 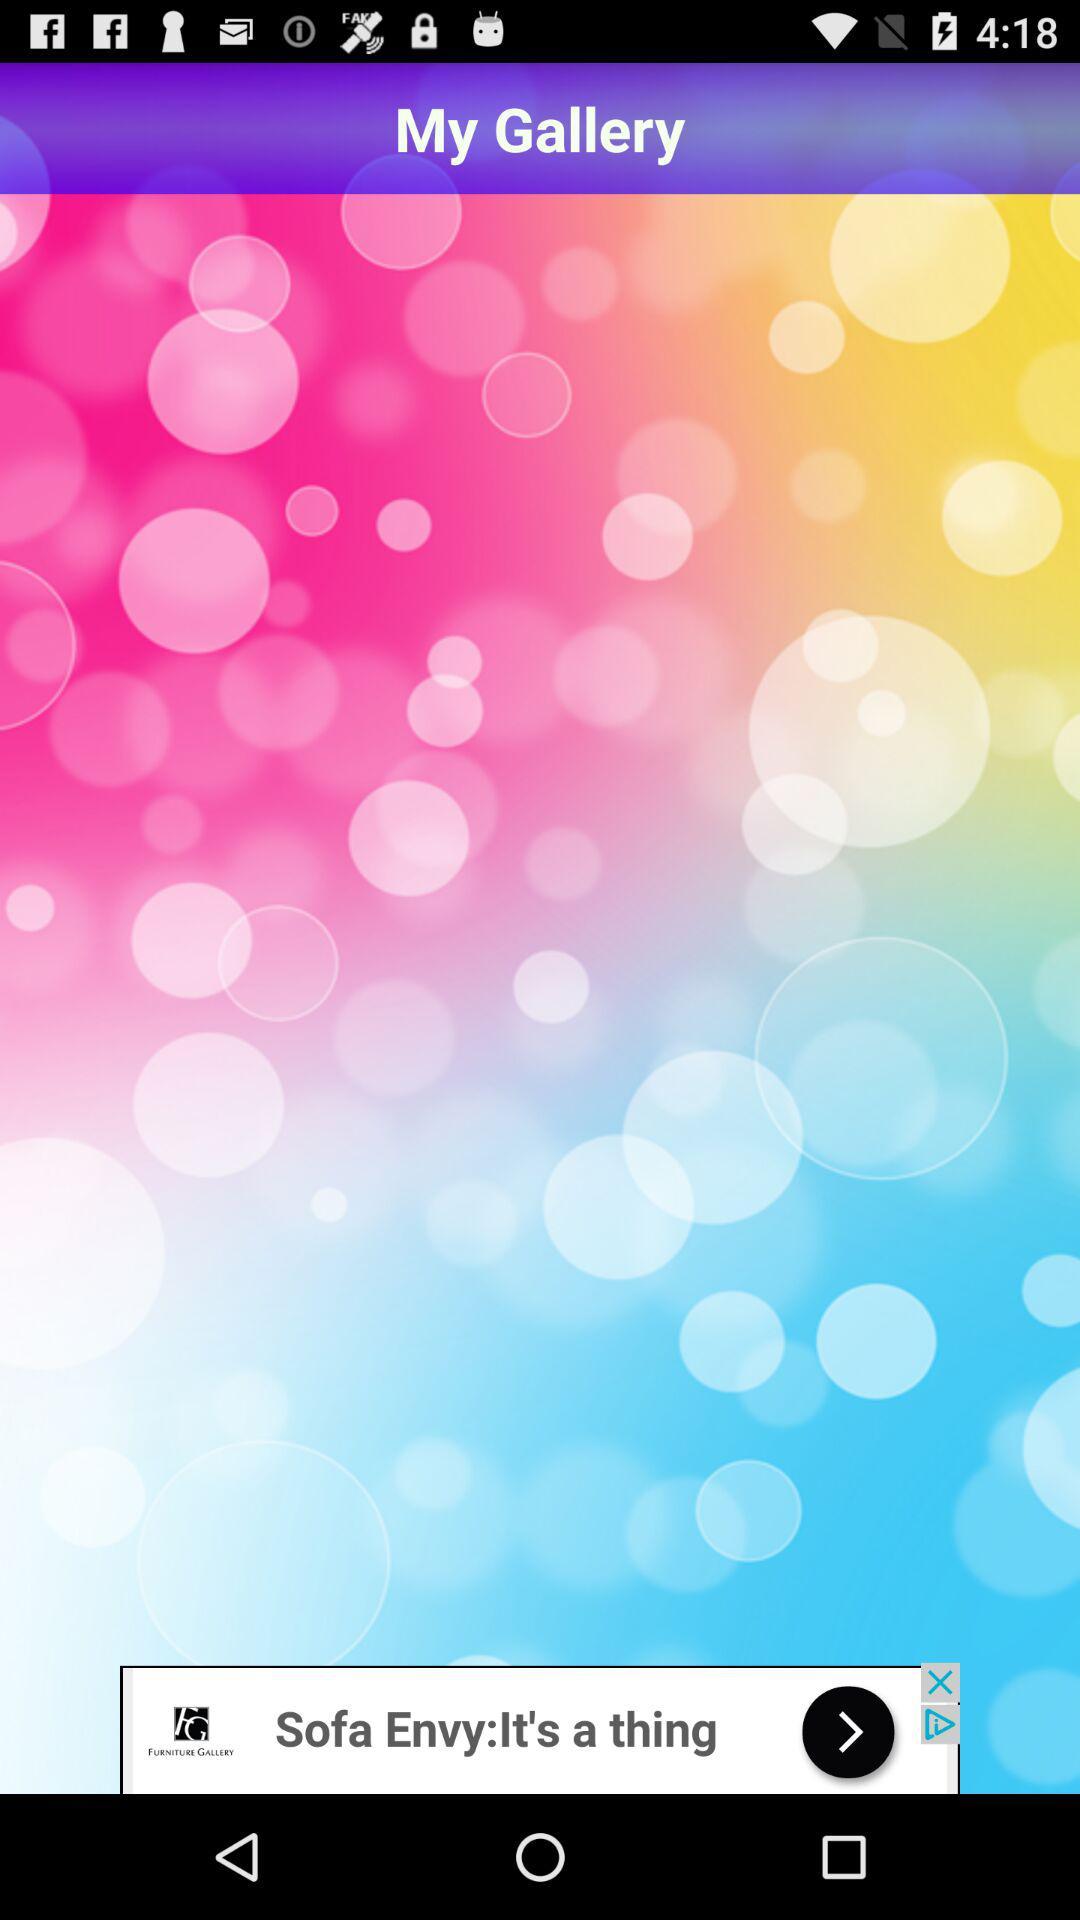 I want to click on visit furniture website, so click(x=540, y=1727).